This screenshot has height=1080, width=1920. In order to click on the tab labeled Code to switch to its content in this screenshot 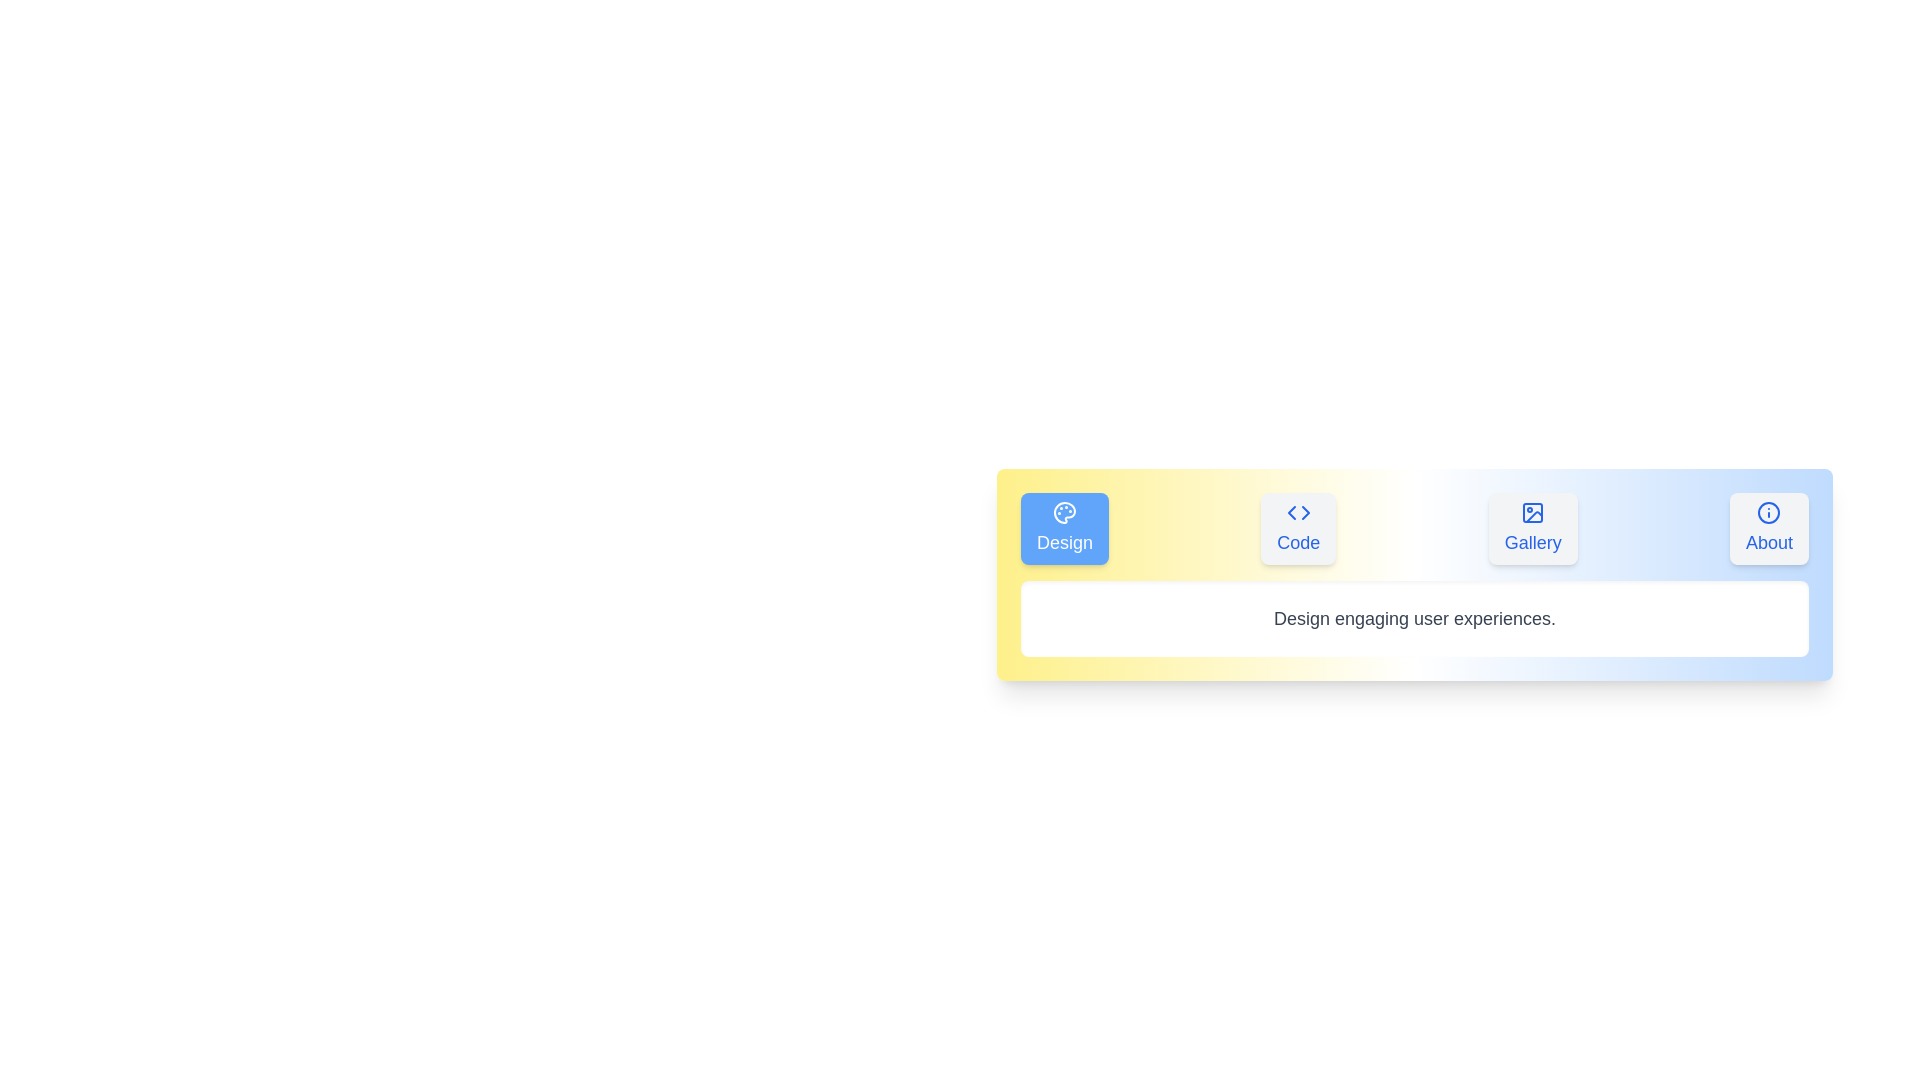, I will do `click(1299, 527)`.